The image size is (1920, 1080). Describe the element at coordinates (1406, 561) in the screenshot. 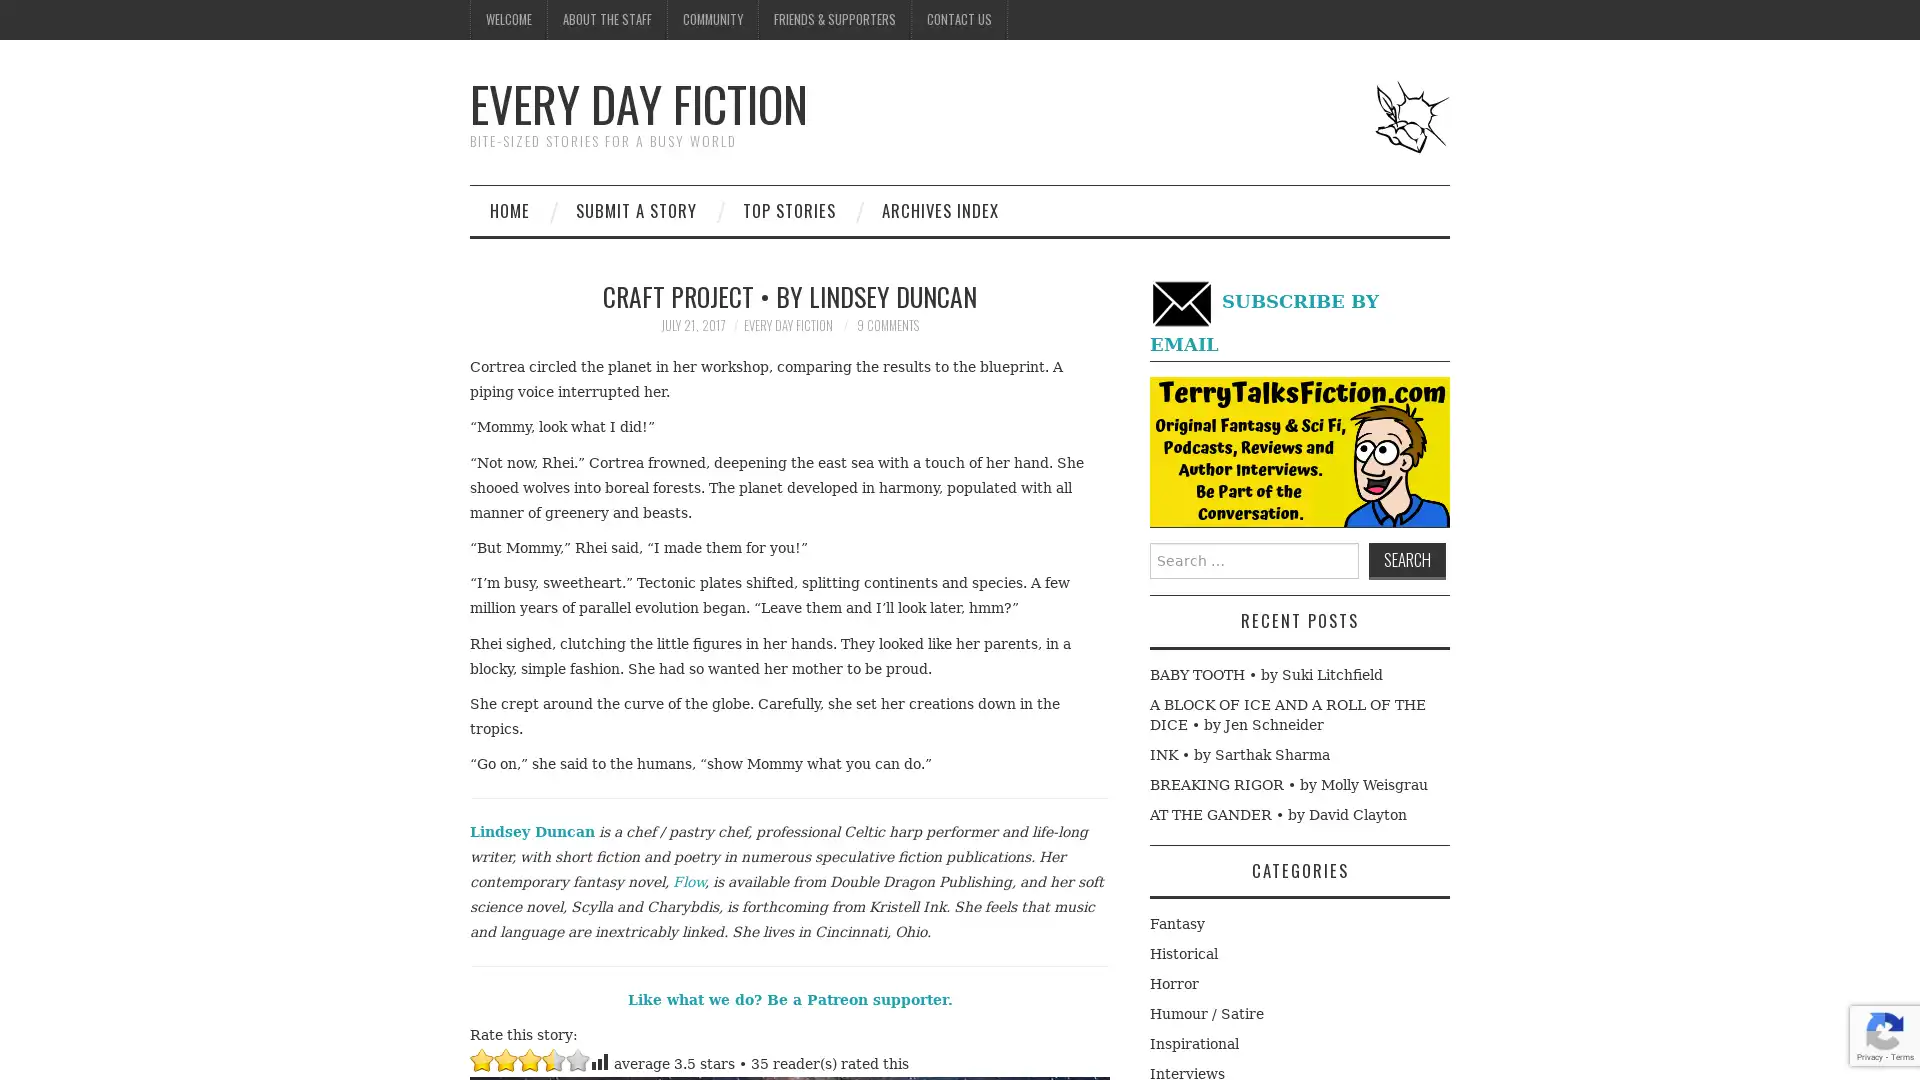

I see `Search` at that location.